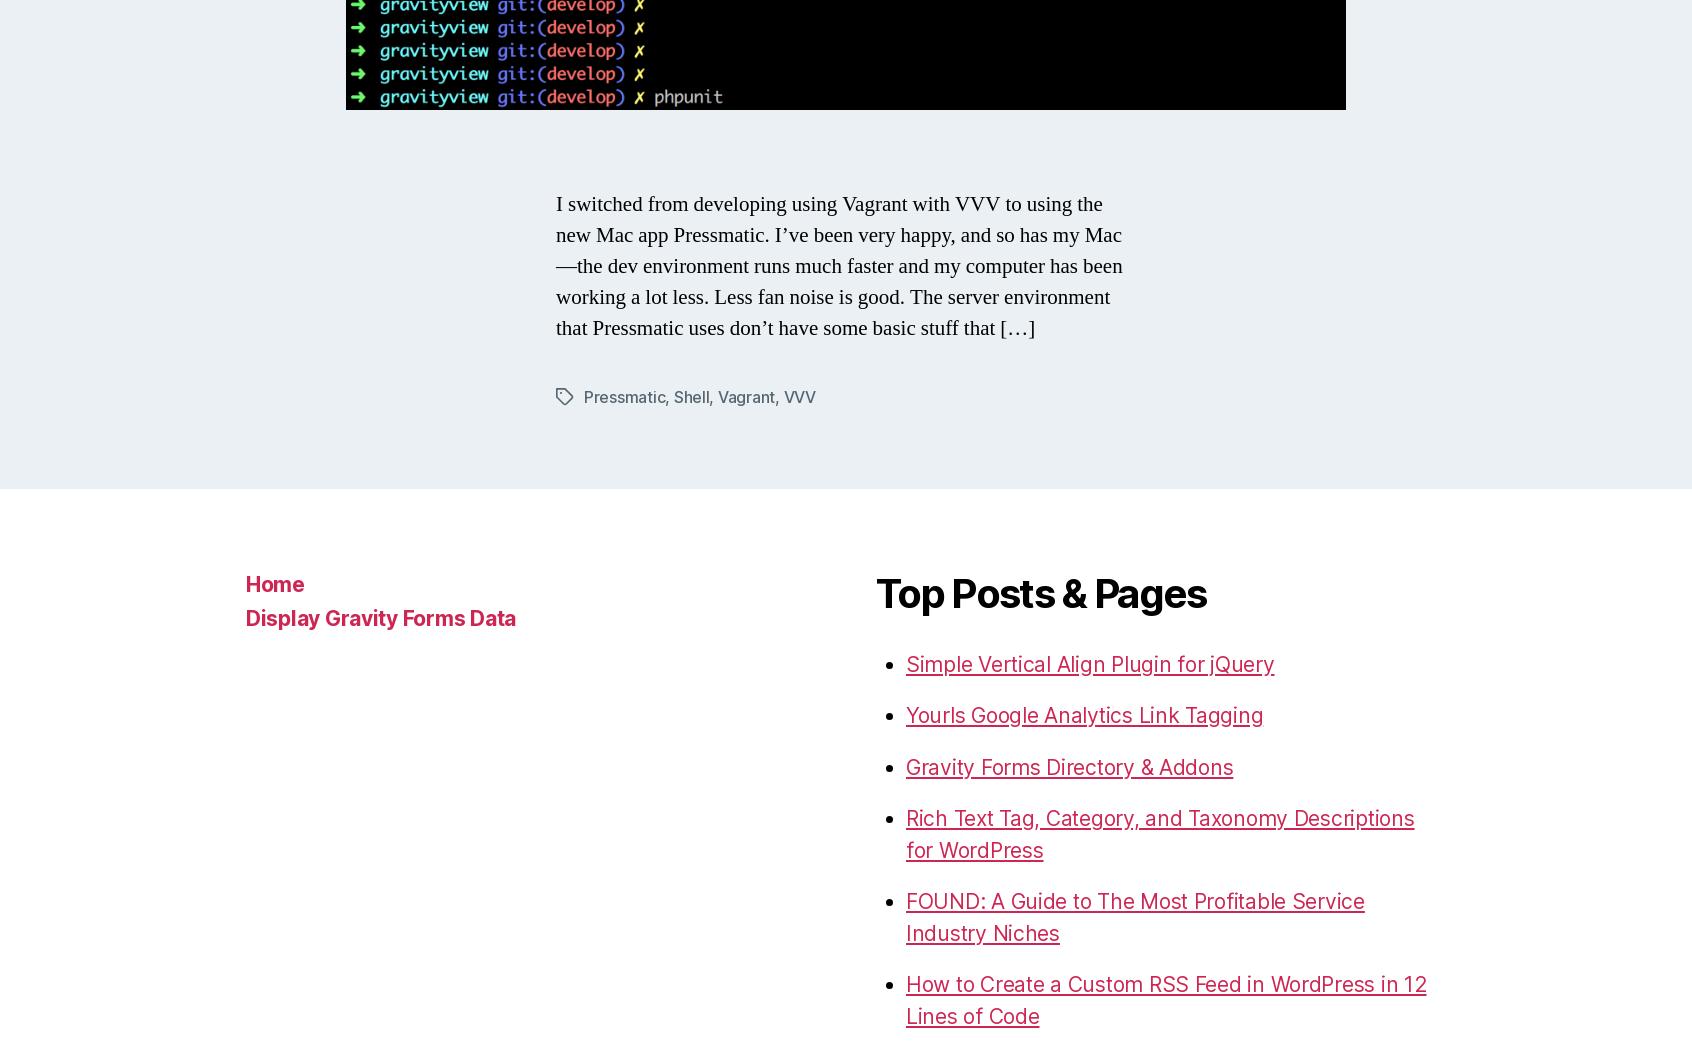 This screenshot has height=1041, width=1692. Describe the element at coordinates (1115, 583) in the screenshot. I see `'Passive Speaker Recommendations for USA (by @sweetchaos)'` at that location.